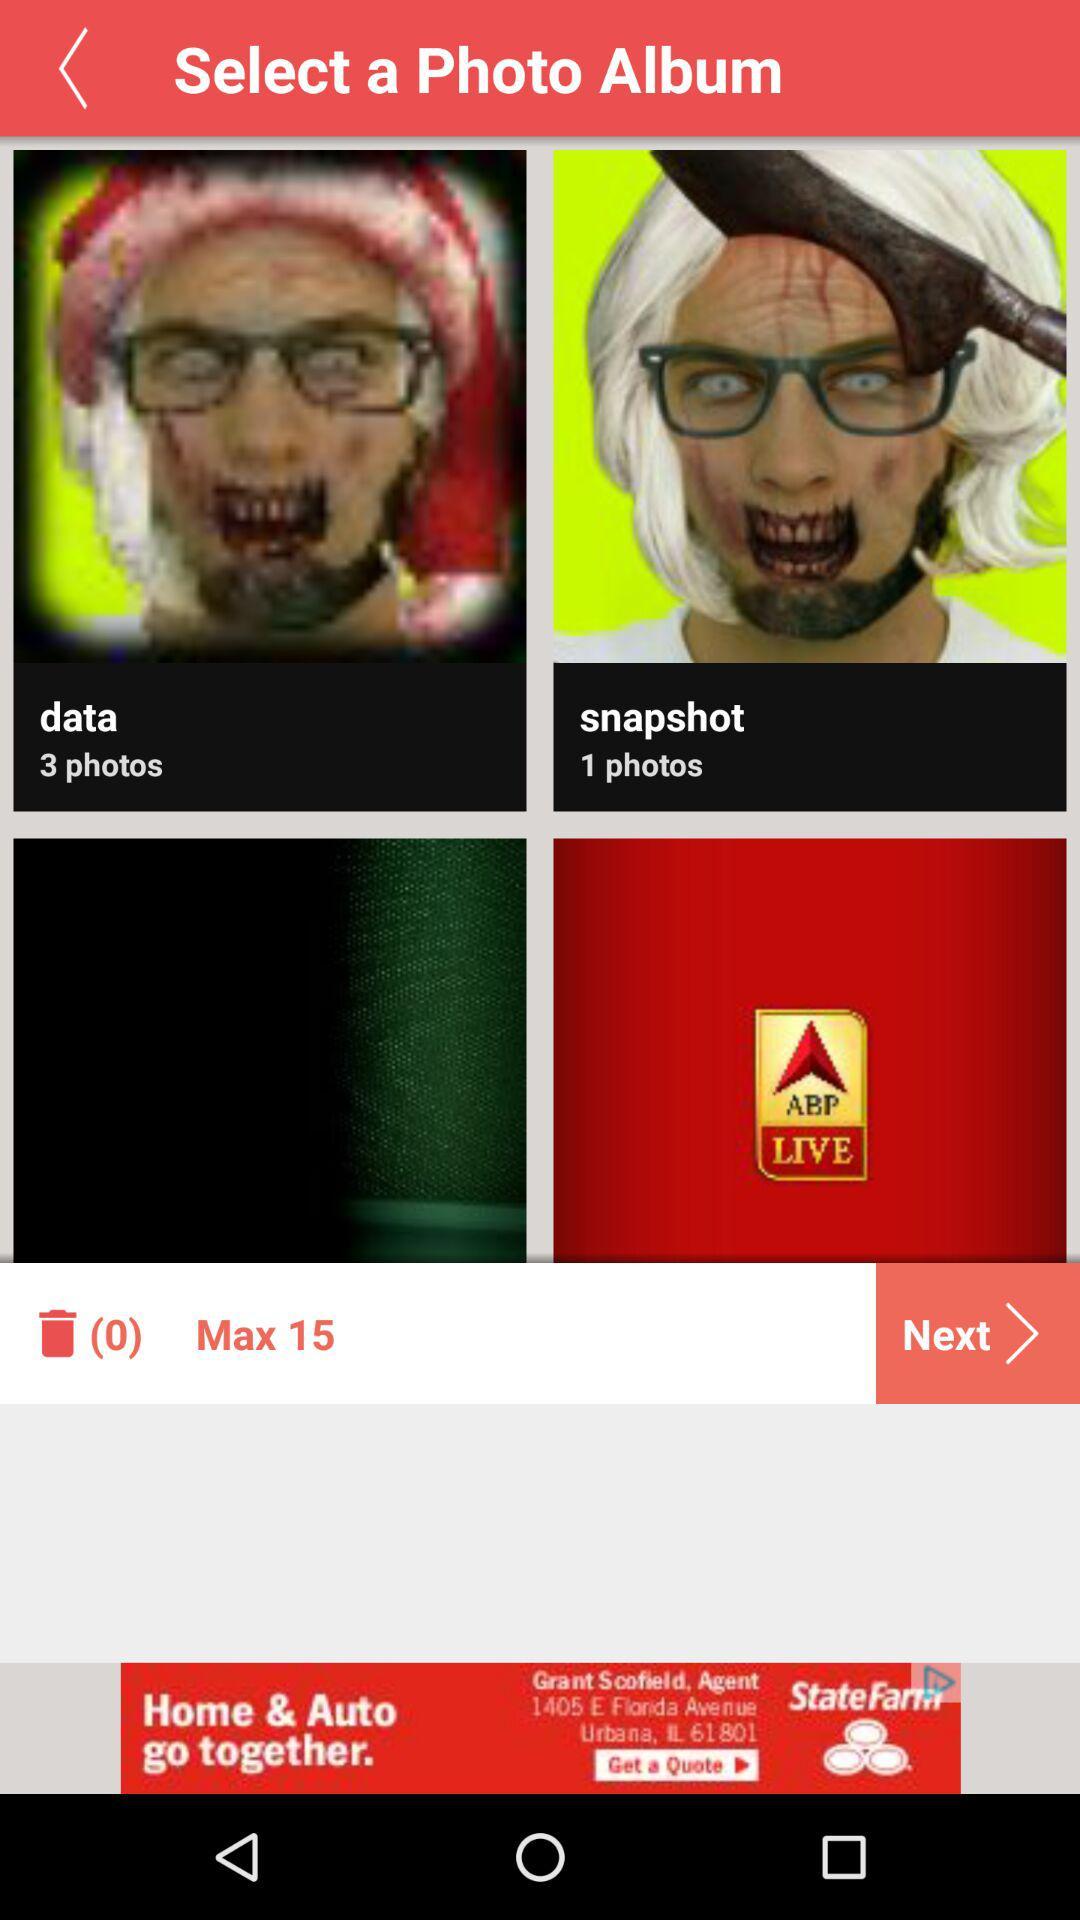 This screenshot has width=1080, height=1920. I want to click on the navigation icon, so click(863, 1082).